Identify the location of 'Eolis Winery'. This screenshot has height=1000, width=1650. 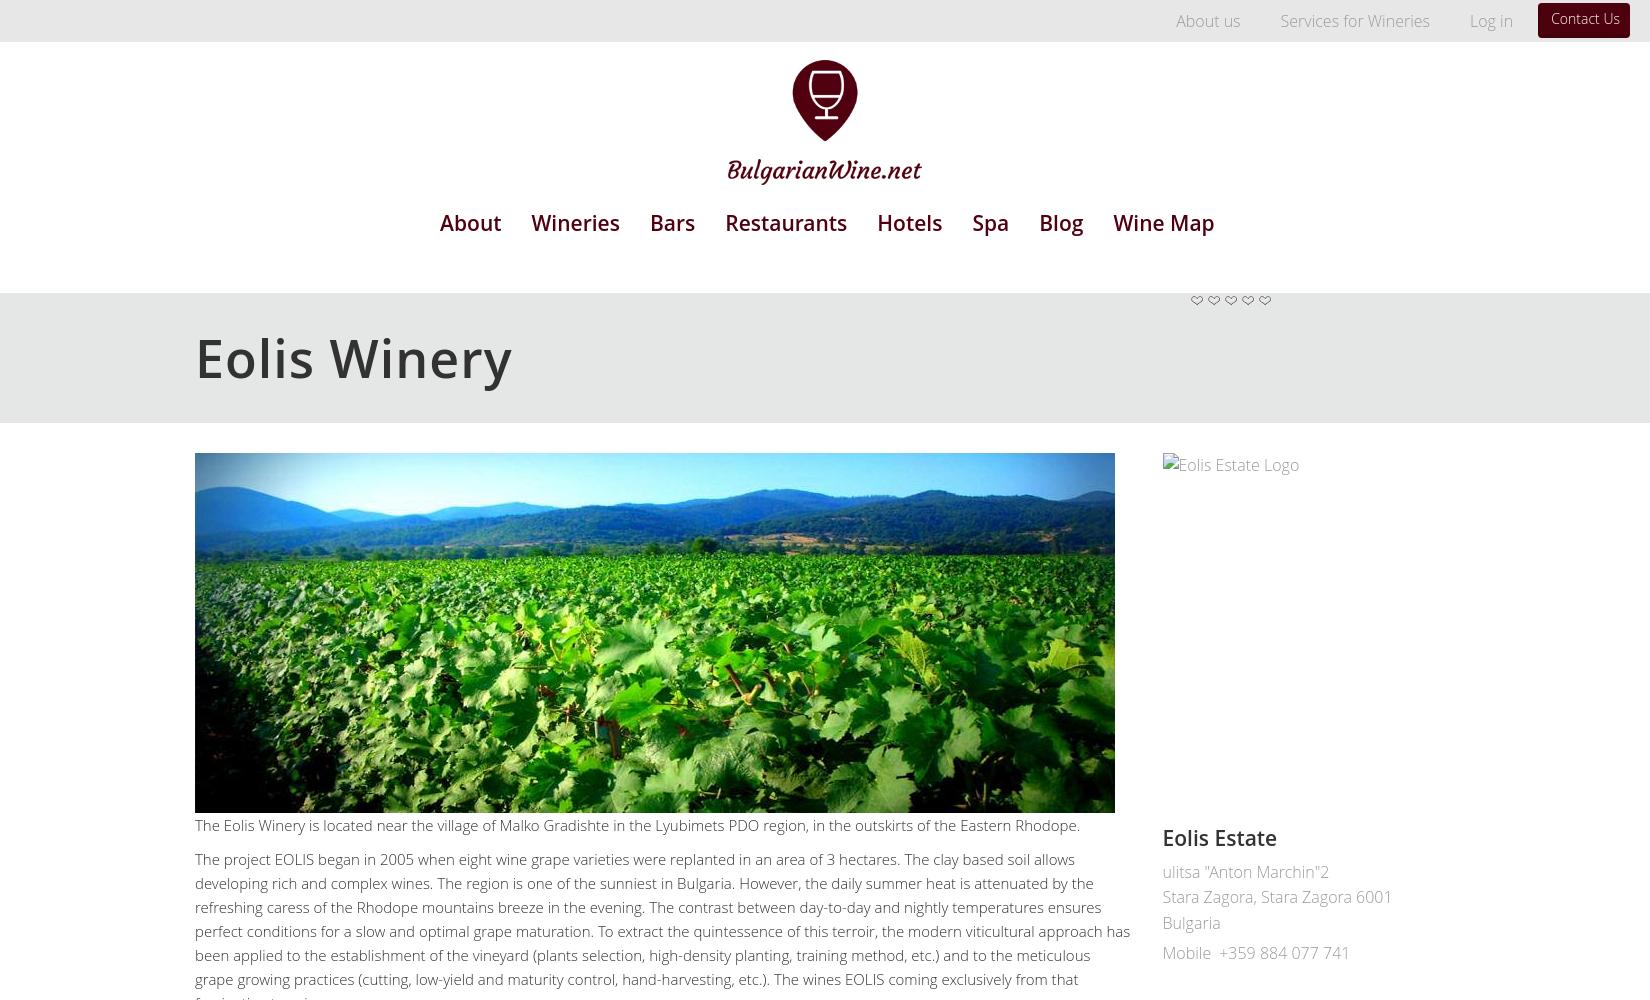
(353, 355).